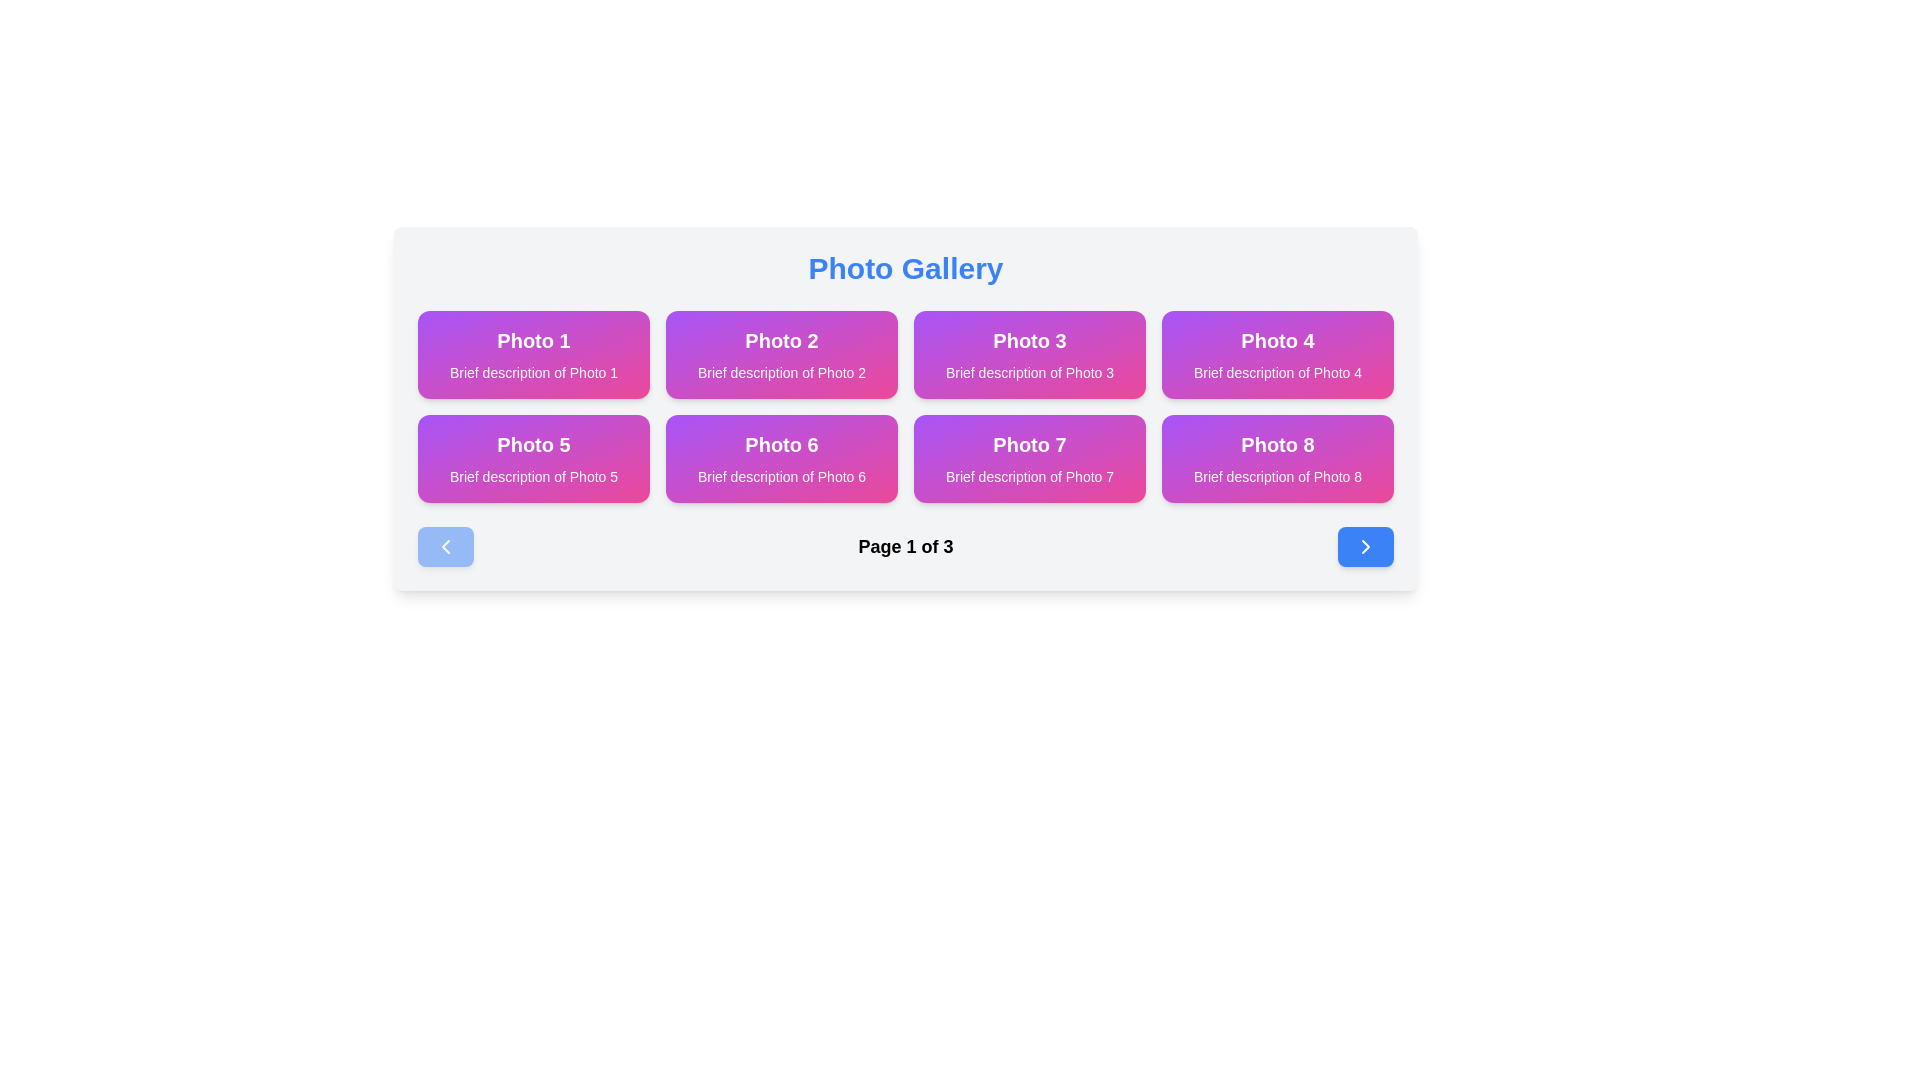 The image size is (1920, 1080). What do you see at coordinates (533, 459) in the screenshot?
I see `the Card located in the second row, first column of the four-column grid layout within the 'Photo Gallery' section` at bounding box center [533, 459].